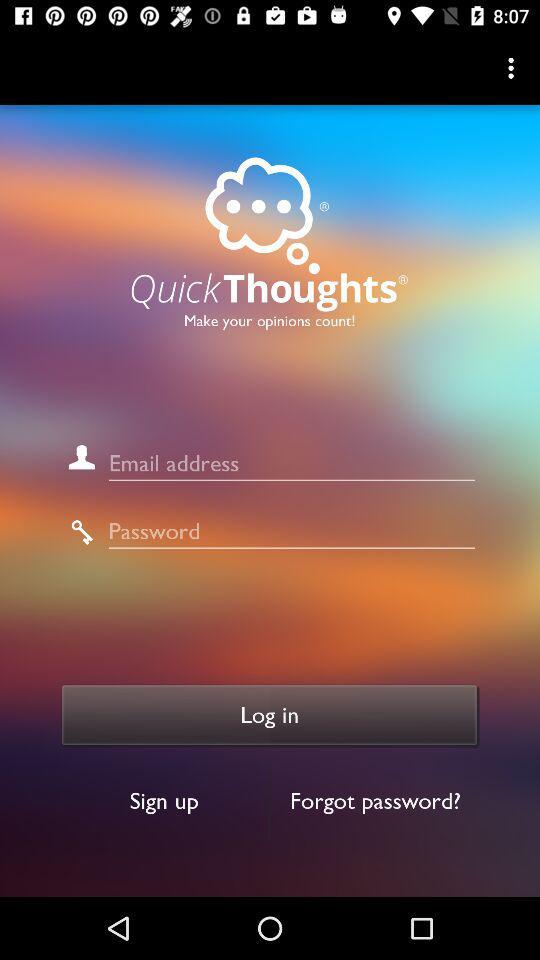  I want to click on the log in, so click(270, 715).